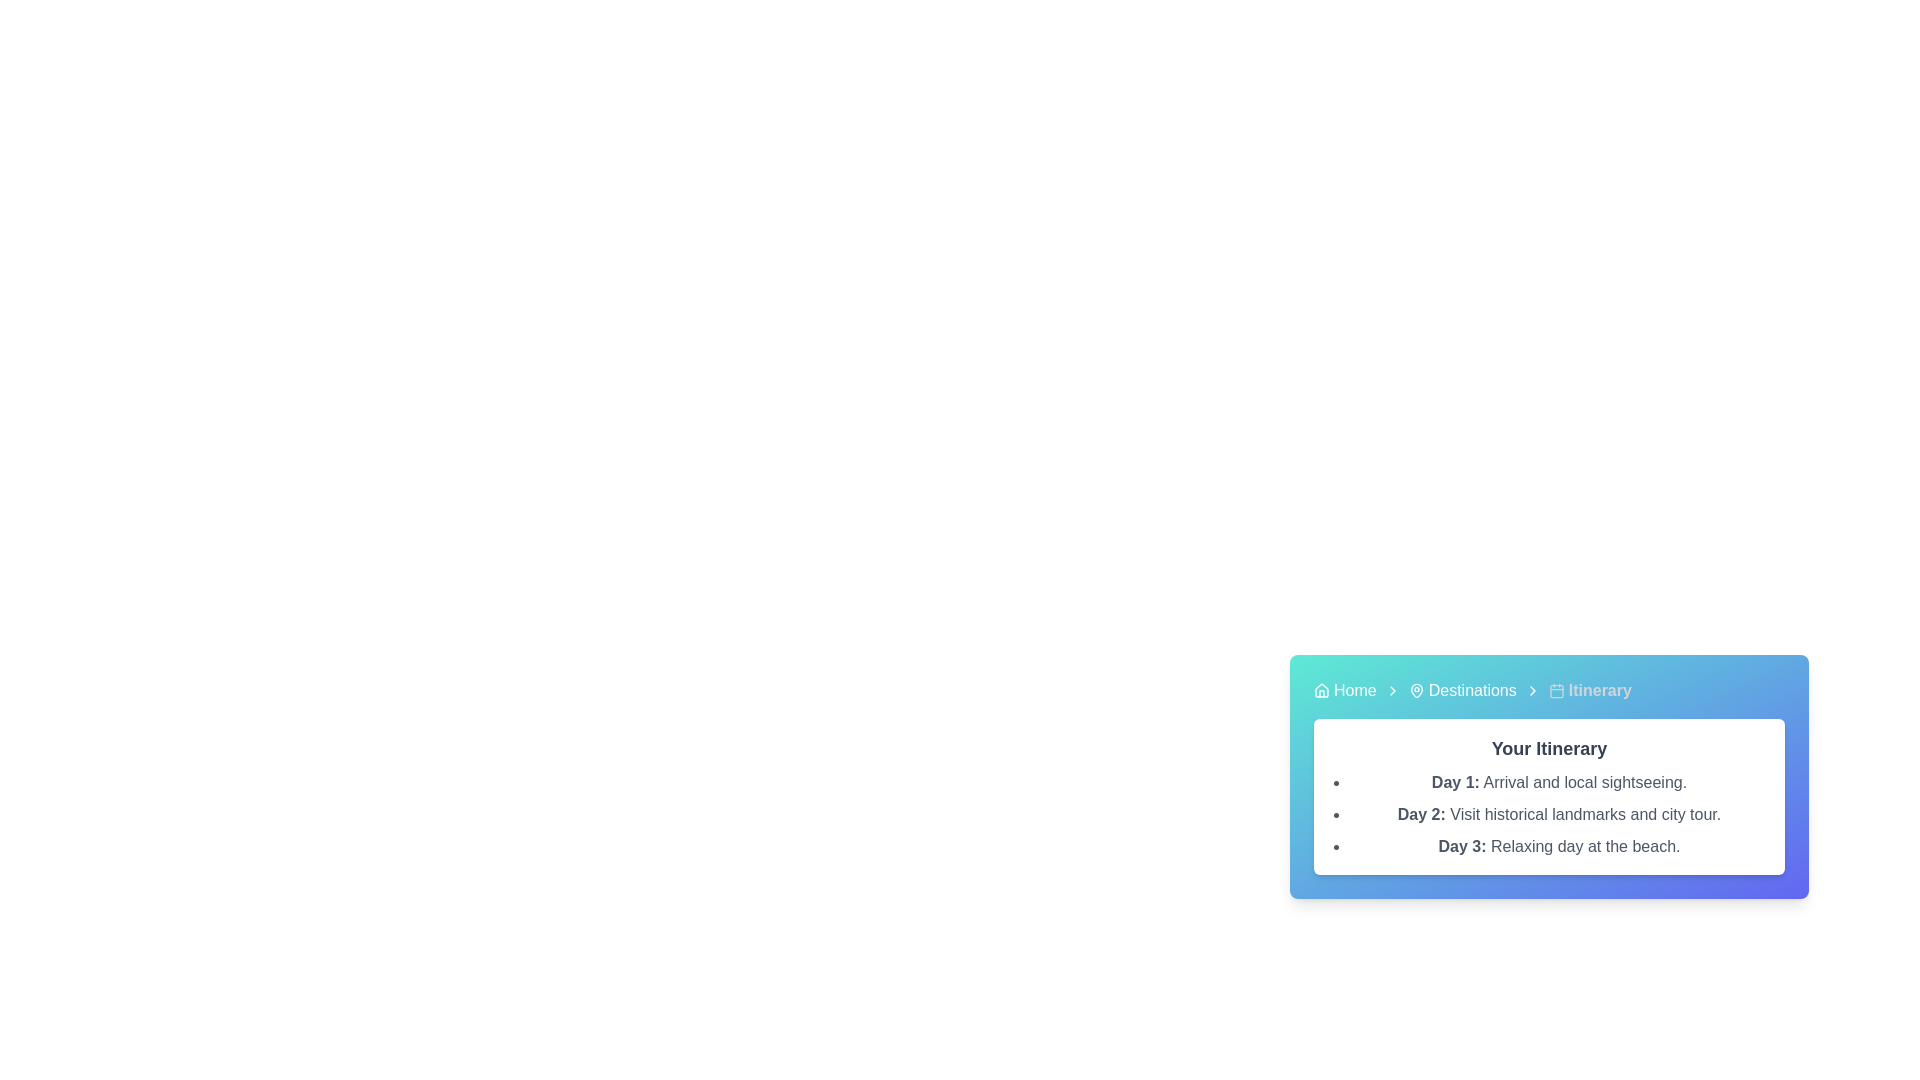  Describe the element at coordinates (1531, 689) in the screenshot. I see `the visual separator icon in the breadcrumb navigation located between the 'Destinations' link and the 'Itinerary' label` at that location.